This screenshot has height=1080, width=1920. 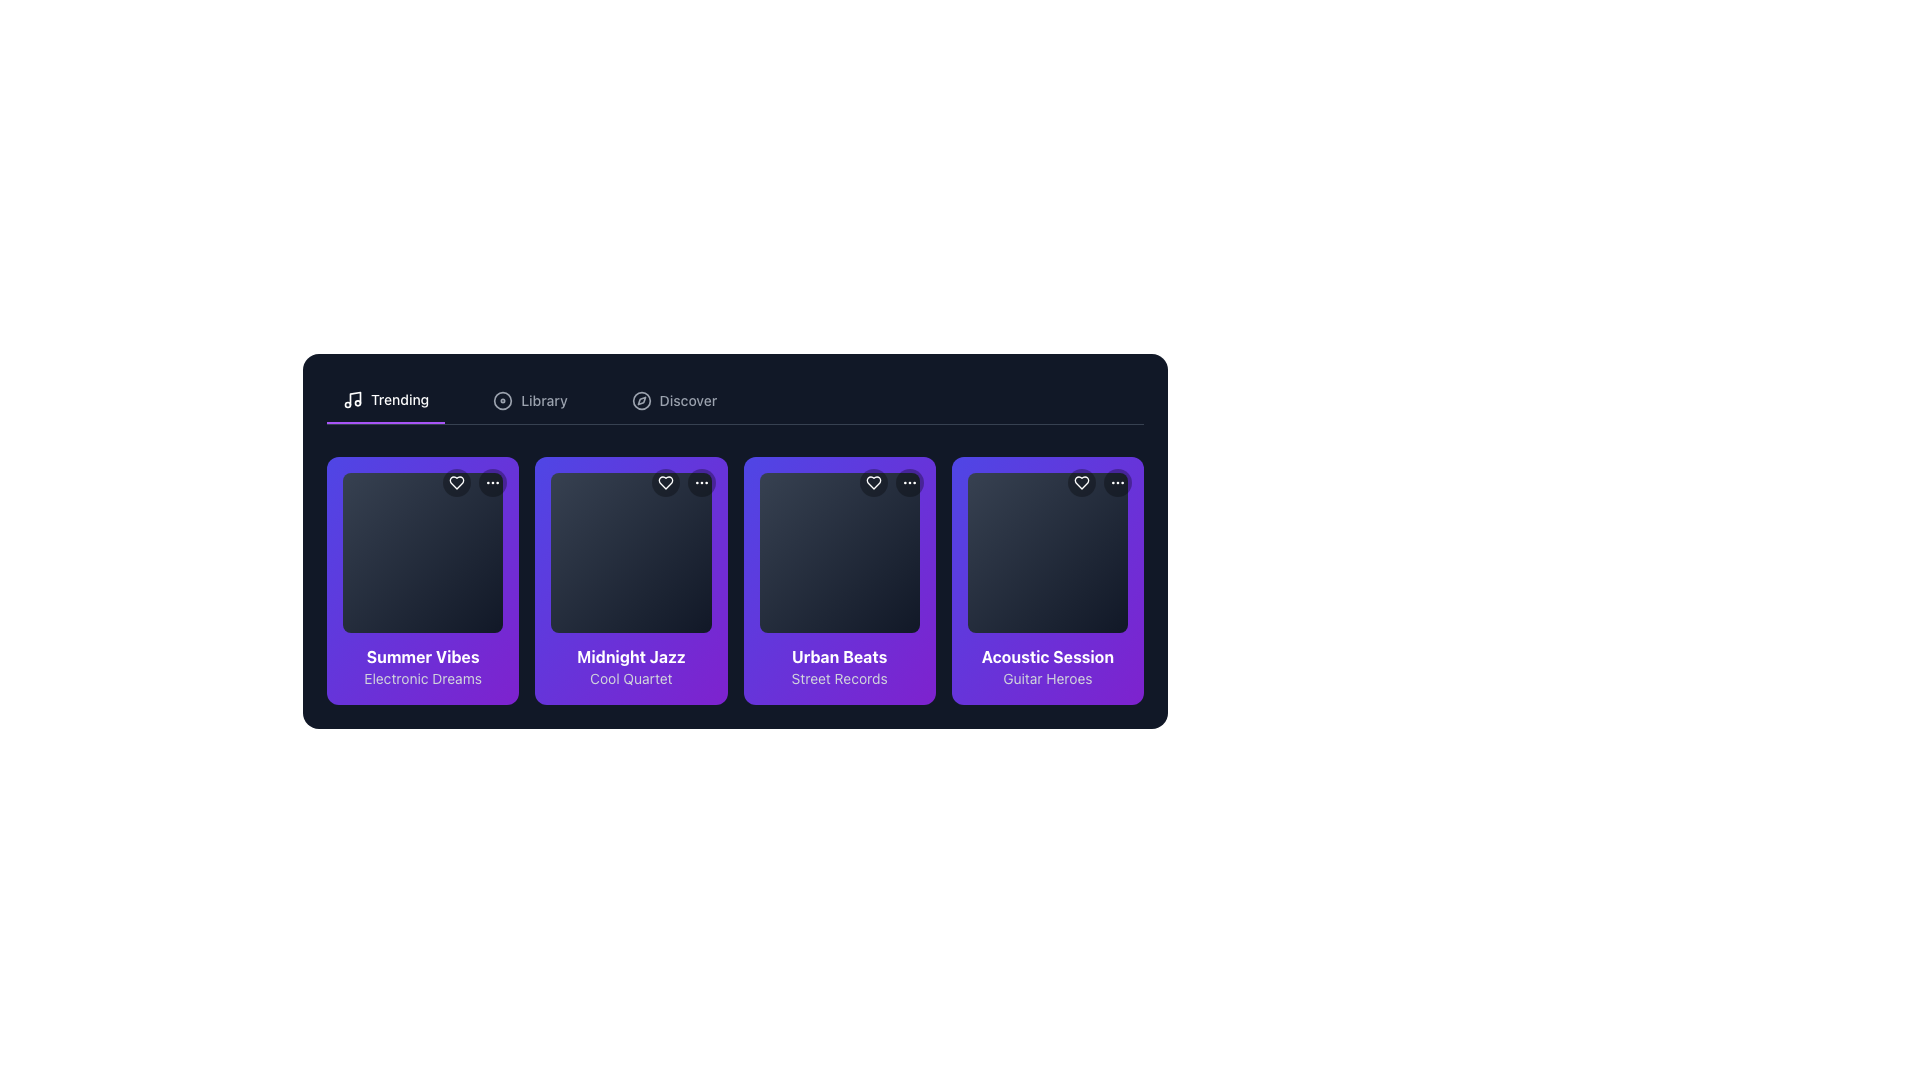 I want to click on the circular graphical component that is centrally located within the compass-like icon, so click(x=641, y=401).